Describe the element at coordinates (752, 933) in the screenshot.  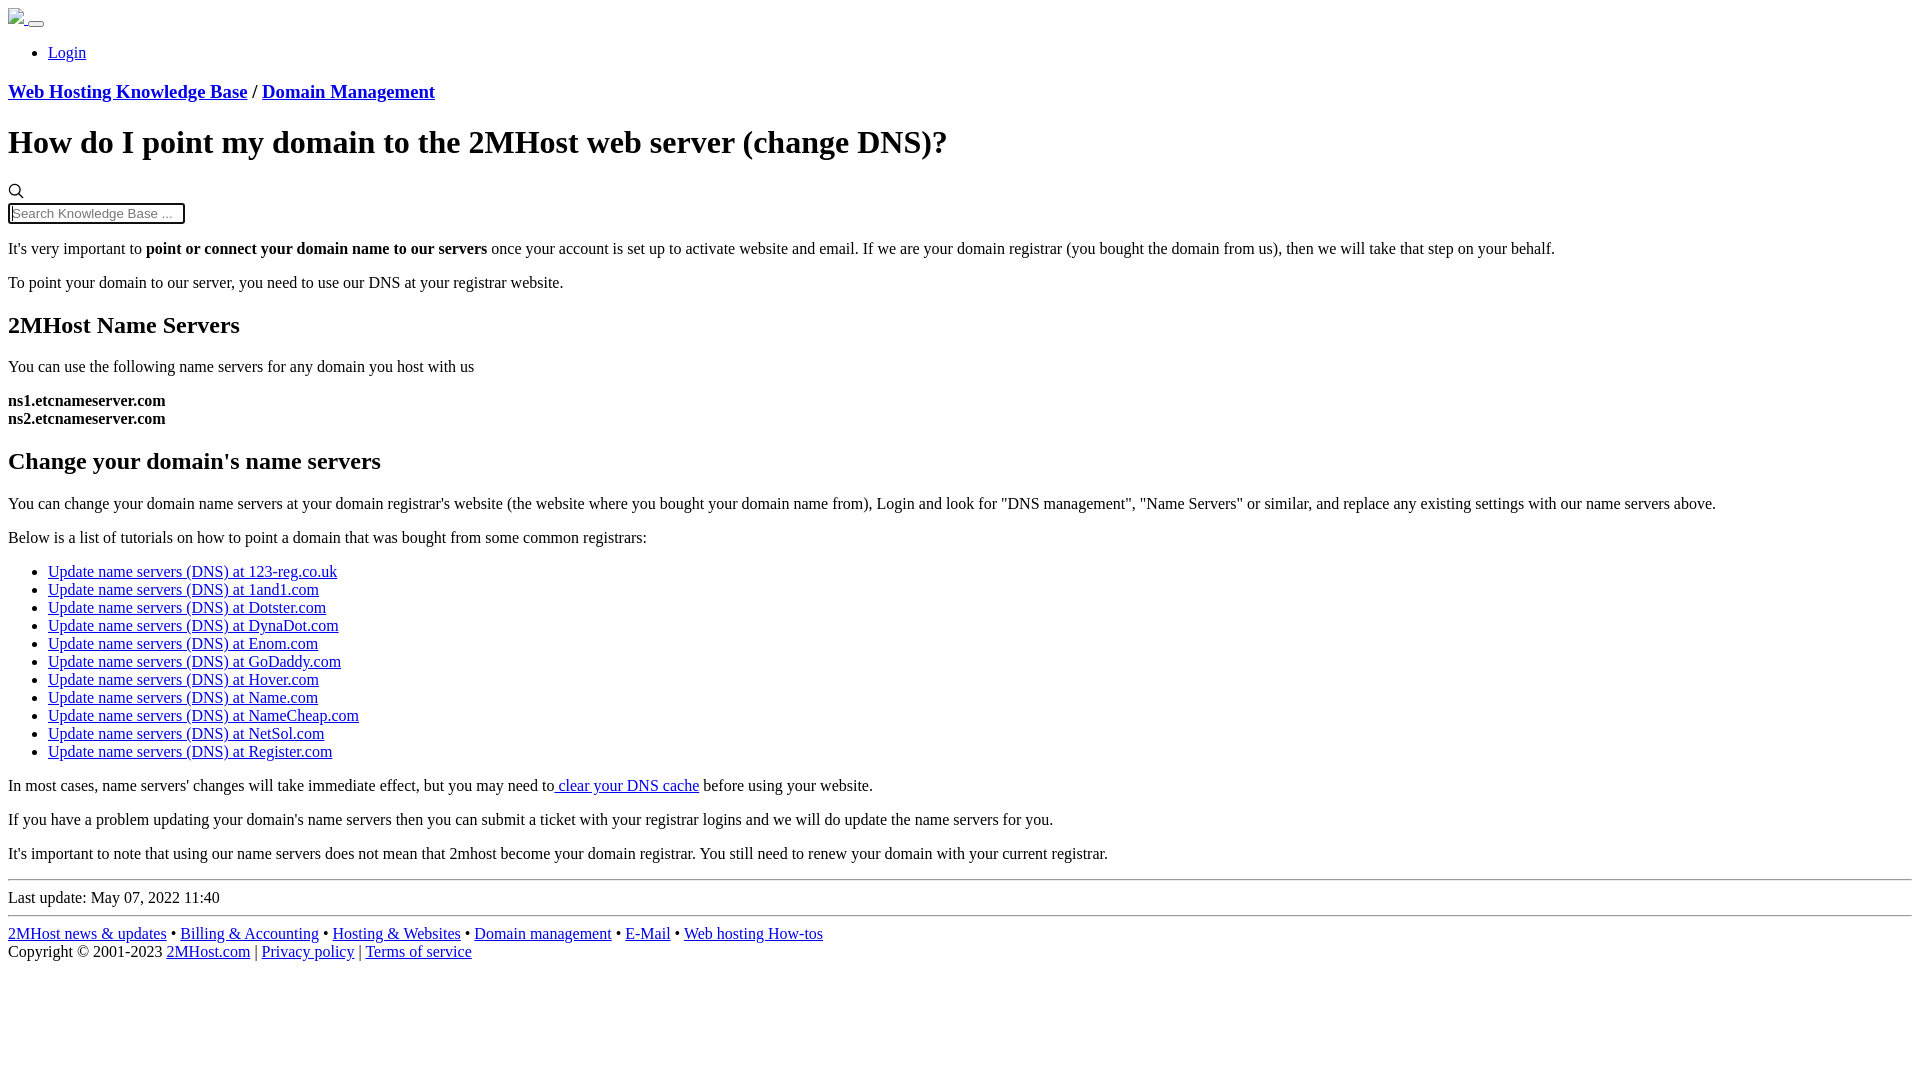
I see `'Web hosting How-tos'` at that location.